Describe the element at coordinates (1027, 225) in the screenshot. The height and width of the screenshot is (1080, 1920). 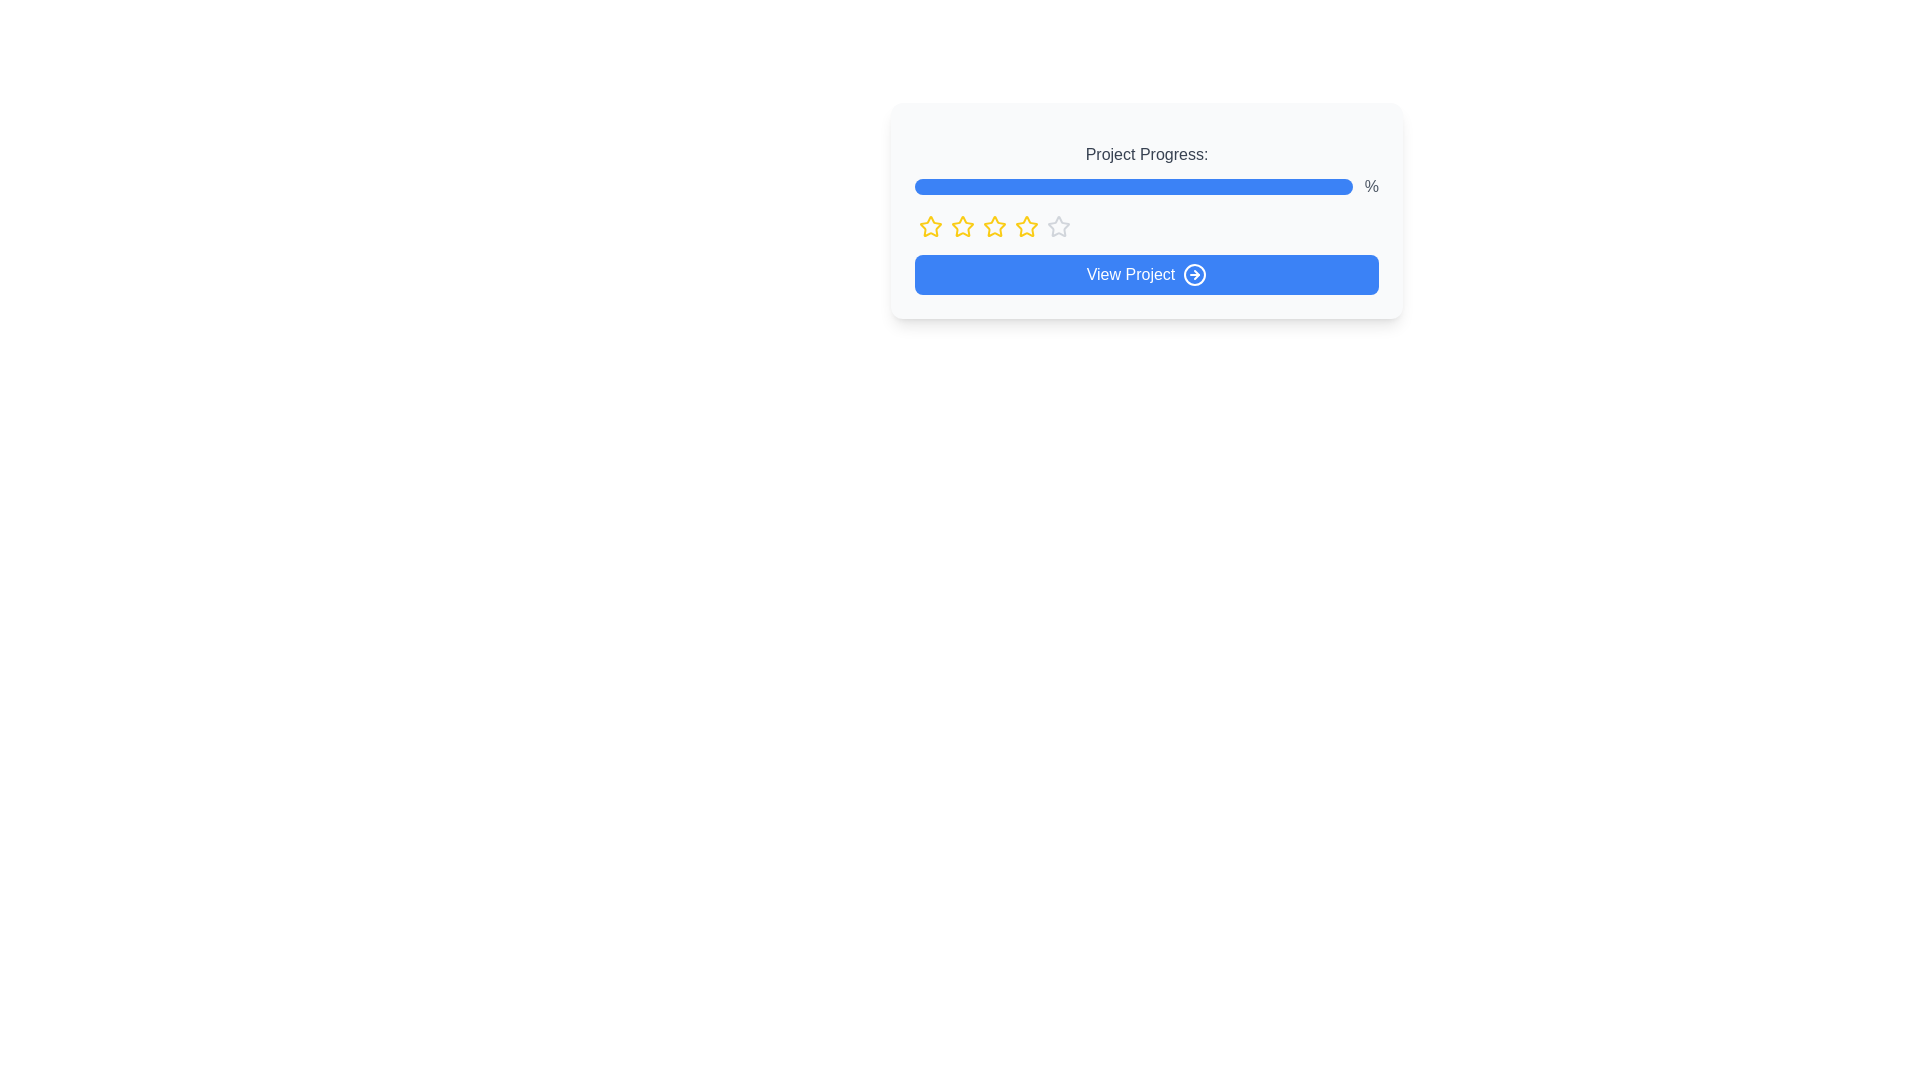
I see `the third rating star icon in the sequence of five` at that location.